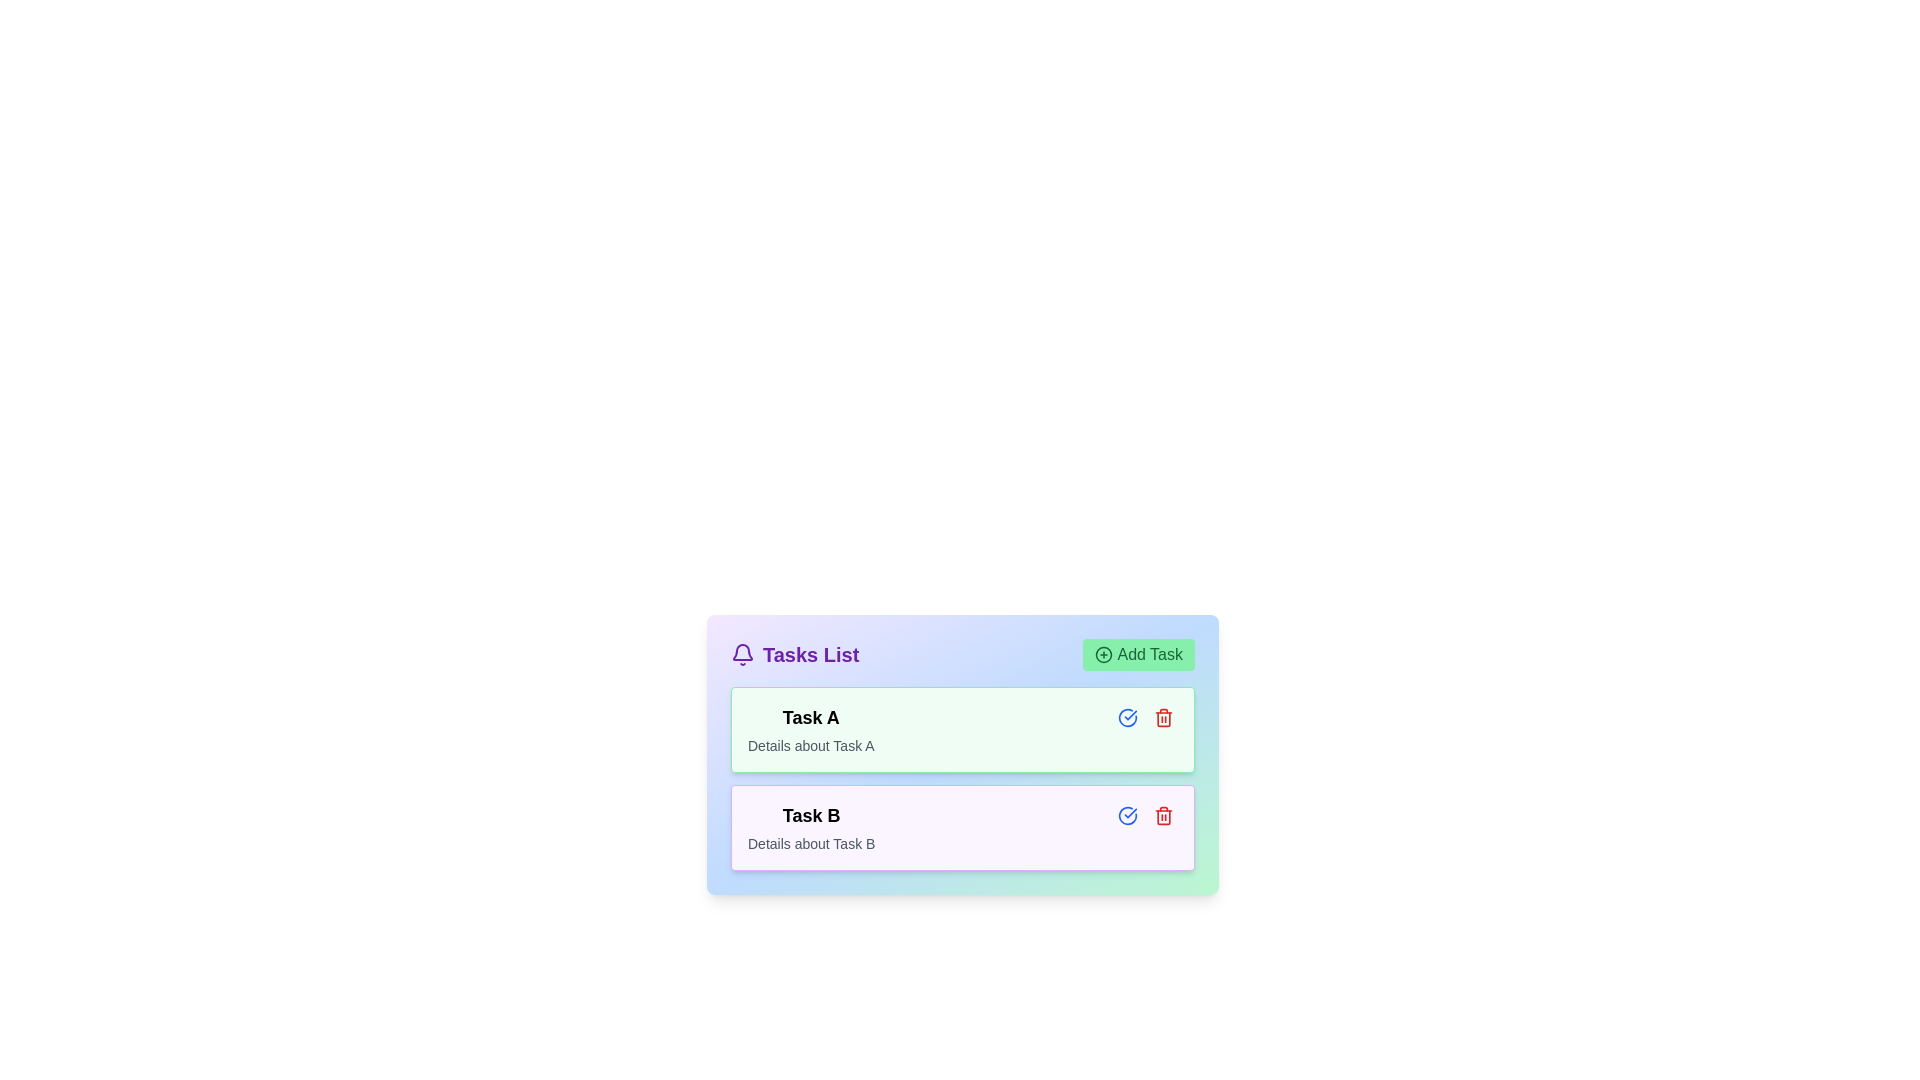 The height and width of the screenshot is (1080, 1920). I want to click on the Task Card with the title 'Task A', which is the first item in the task list, featuring a light green background and rounded borders, so click(963, 729).